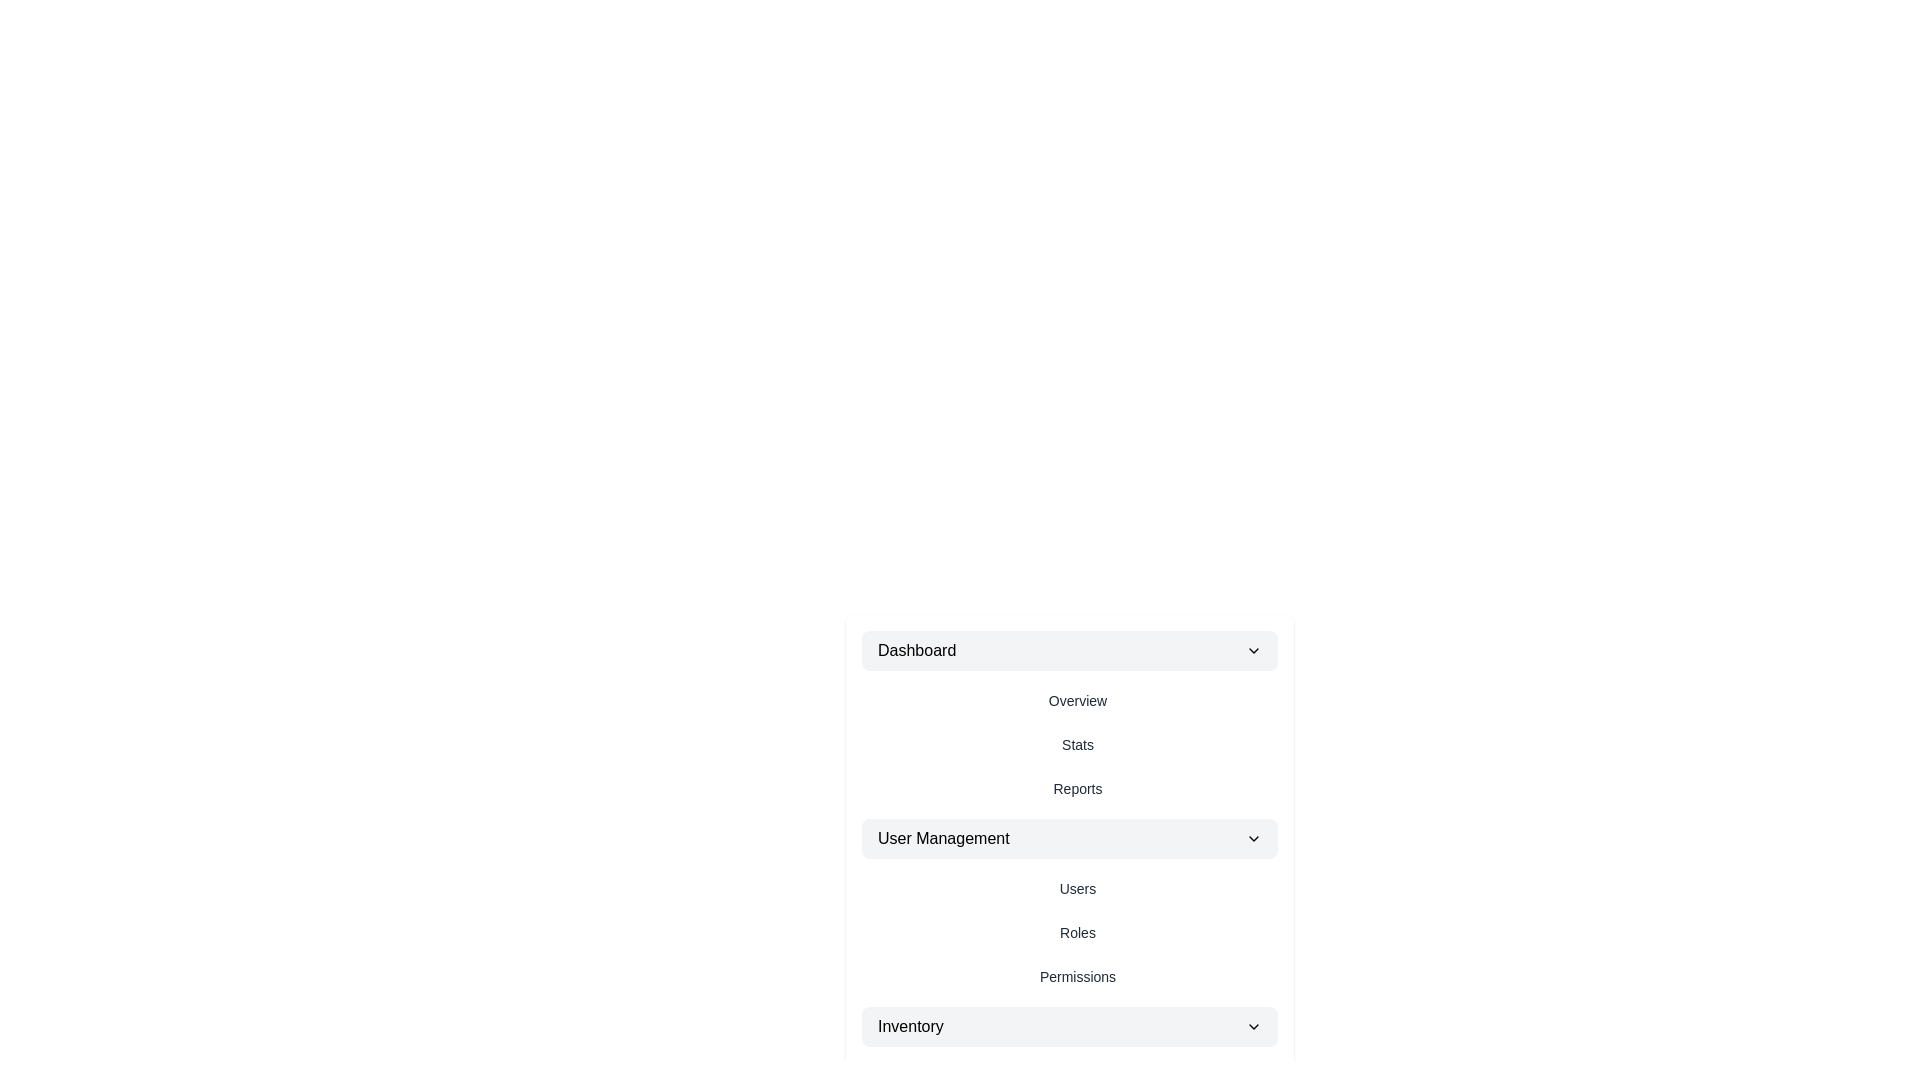 Image resolution: width=1920 pixels, height=1080 pixels. I want to click on the menu item Permissions from the StyledMenu, so click(1077, 975).